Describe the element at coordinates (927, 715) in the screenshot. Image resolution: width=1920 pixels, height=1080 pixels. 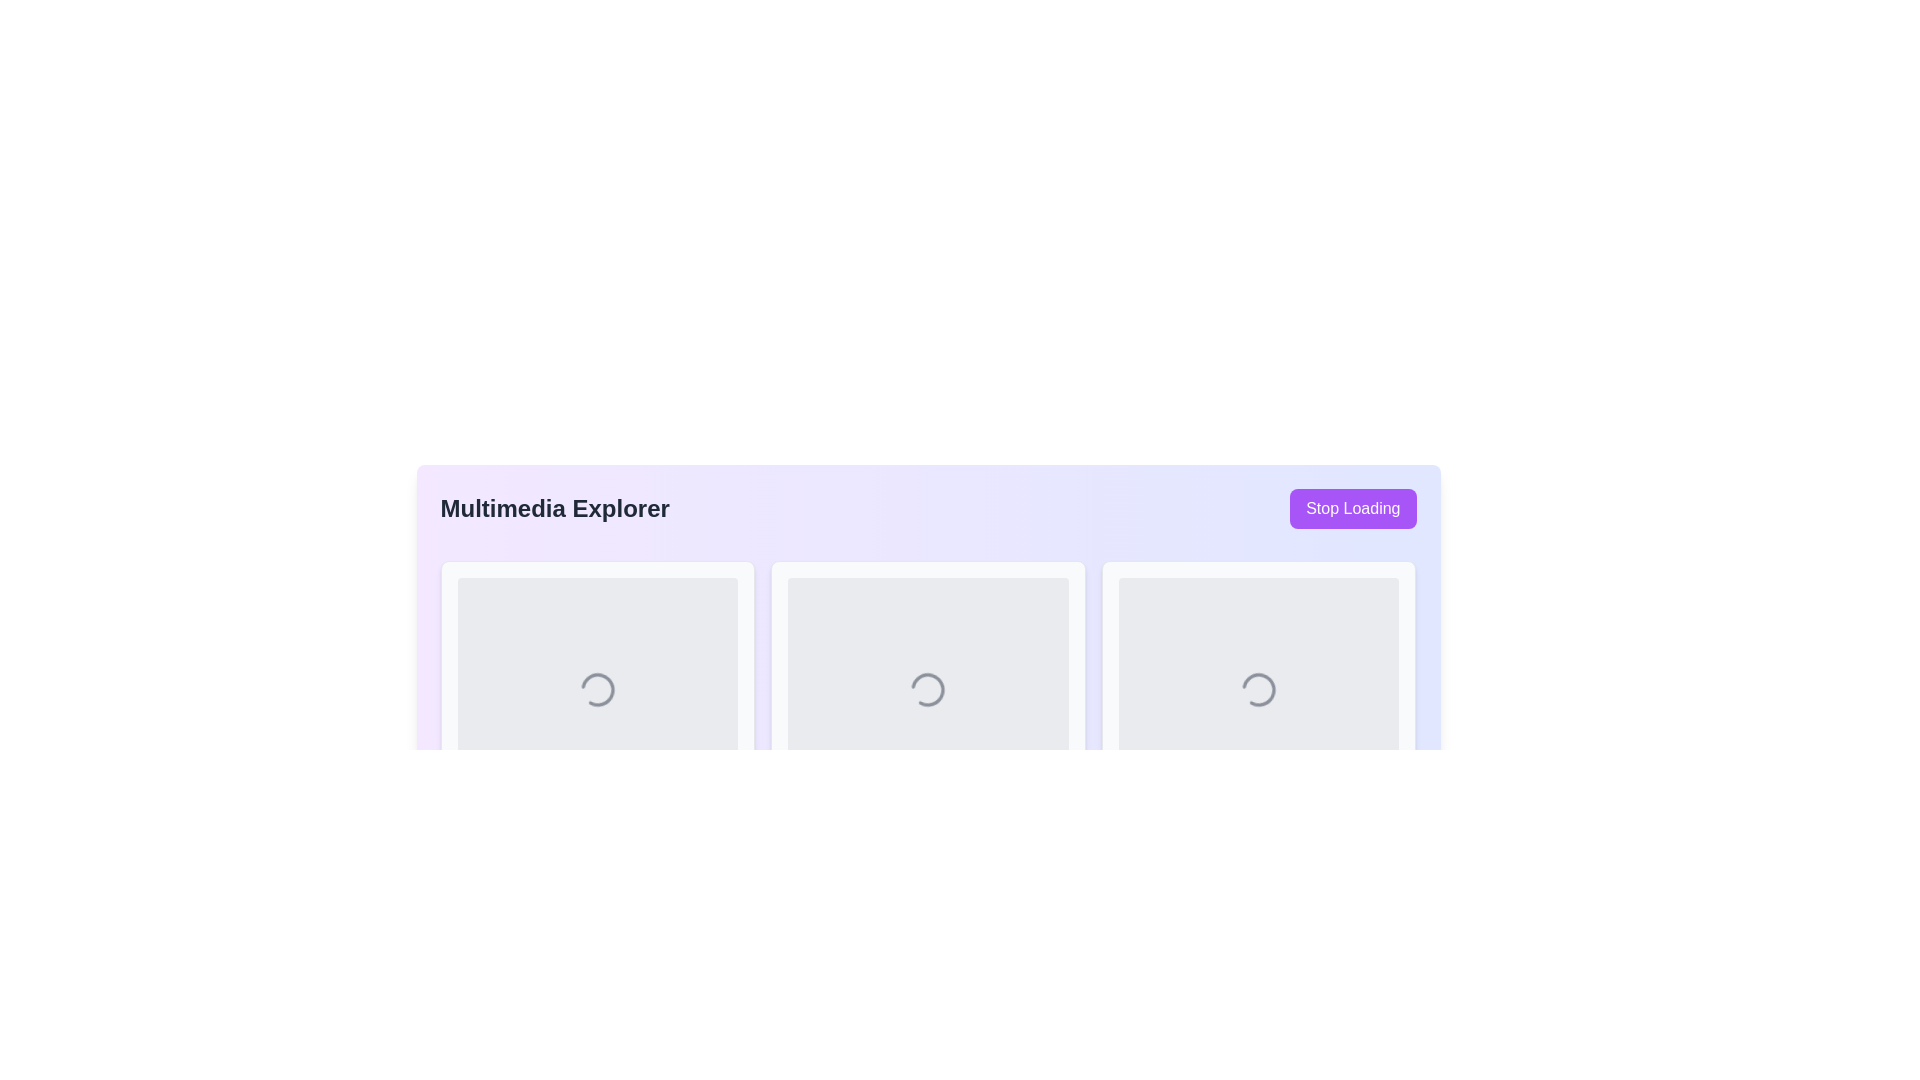
I see `the loading spinner animation located in the middle column of the three-column grid layout` at that location.